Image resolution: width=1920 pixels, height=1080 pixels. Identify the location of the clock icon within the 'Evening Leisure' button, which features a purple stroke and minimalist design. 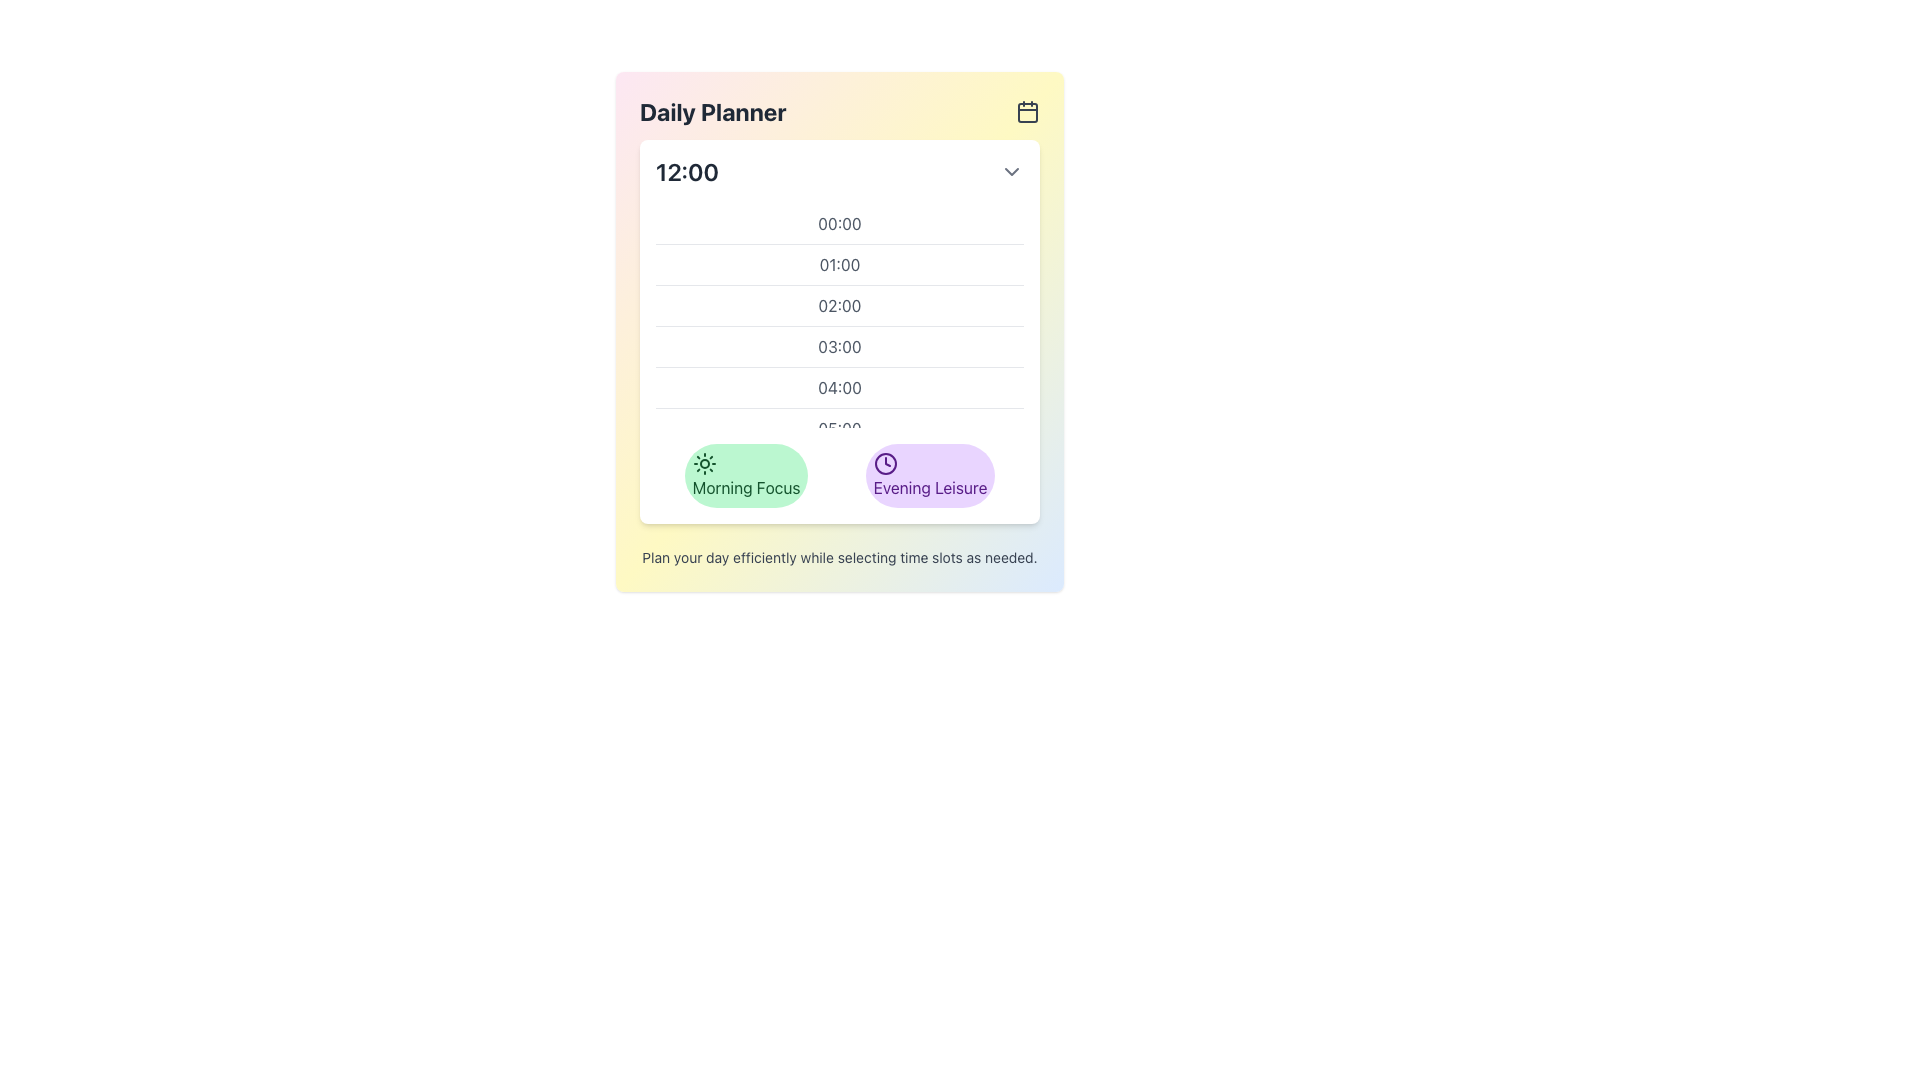
(884, 463).